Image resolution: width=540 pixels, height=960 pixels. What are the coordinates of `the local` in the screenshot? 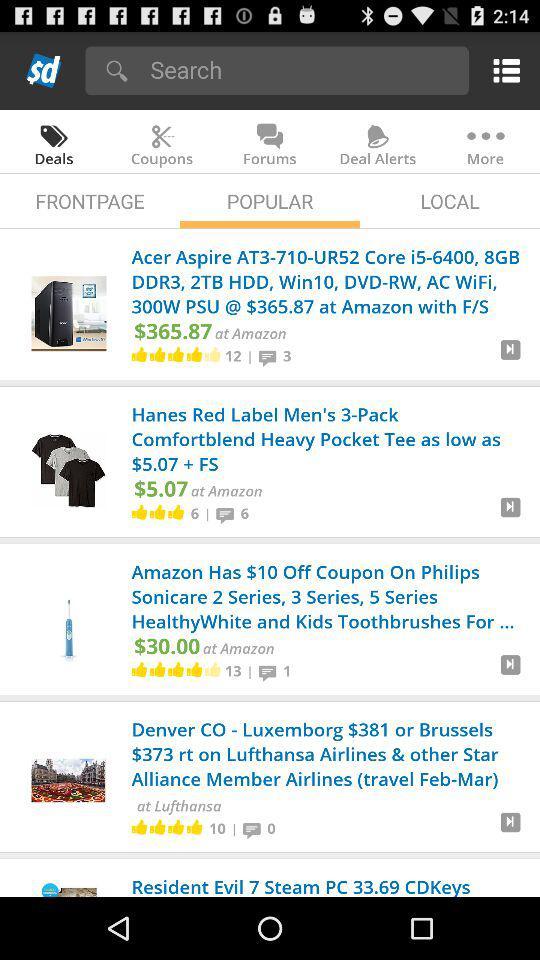 It's located at (449, 201).